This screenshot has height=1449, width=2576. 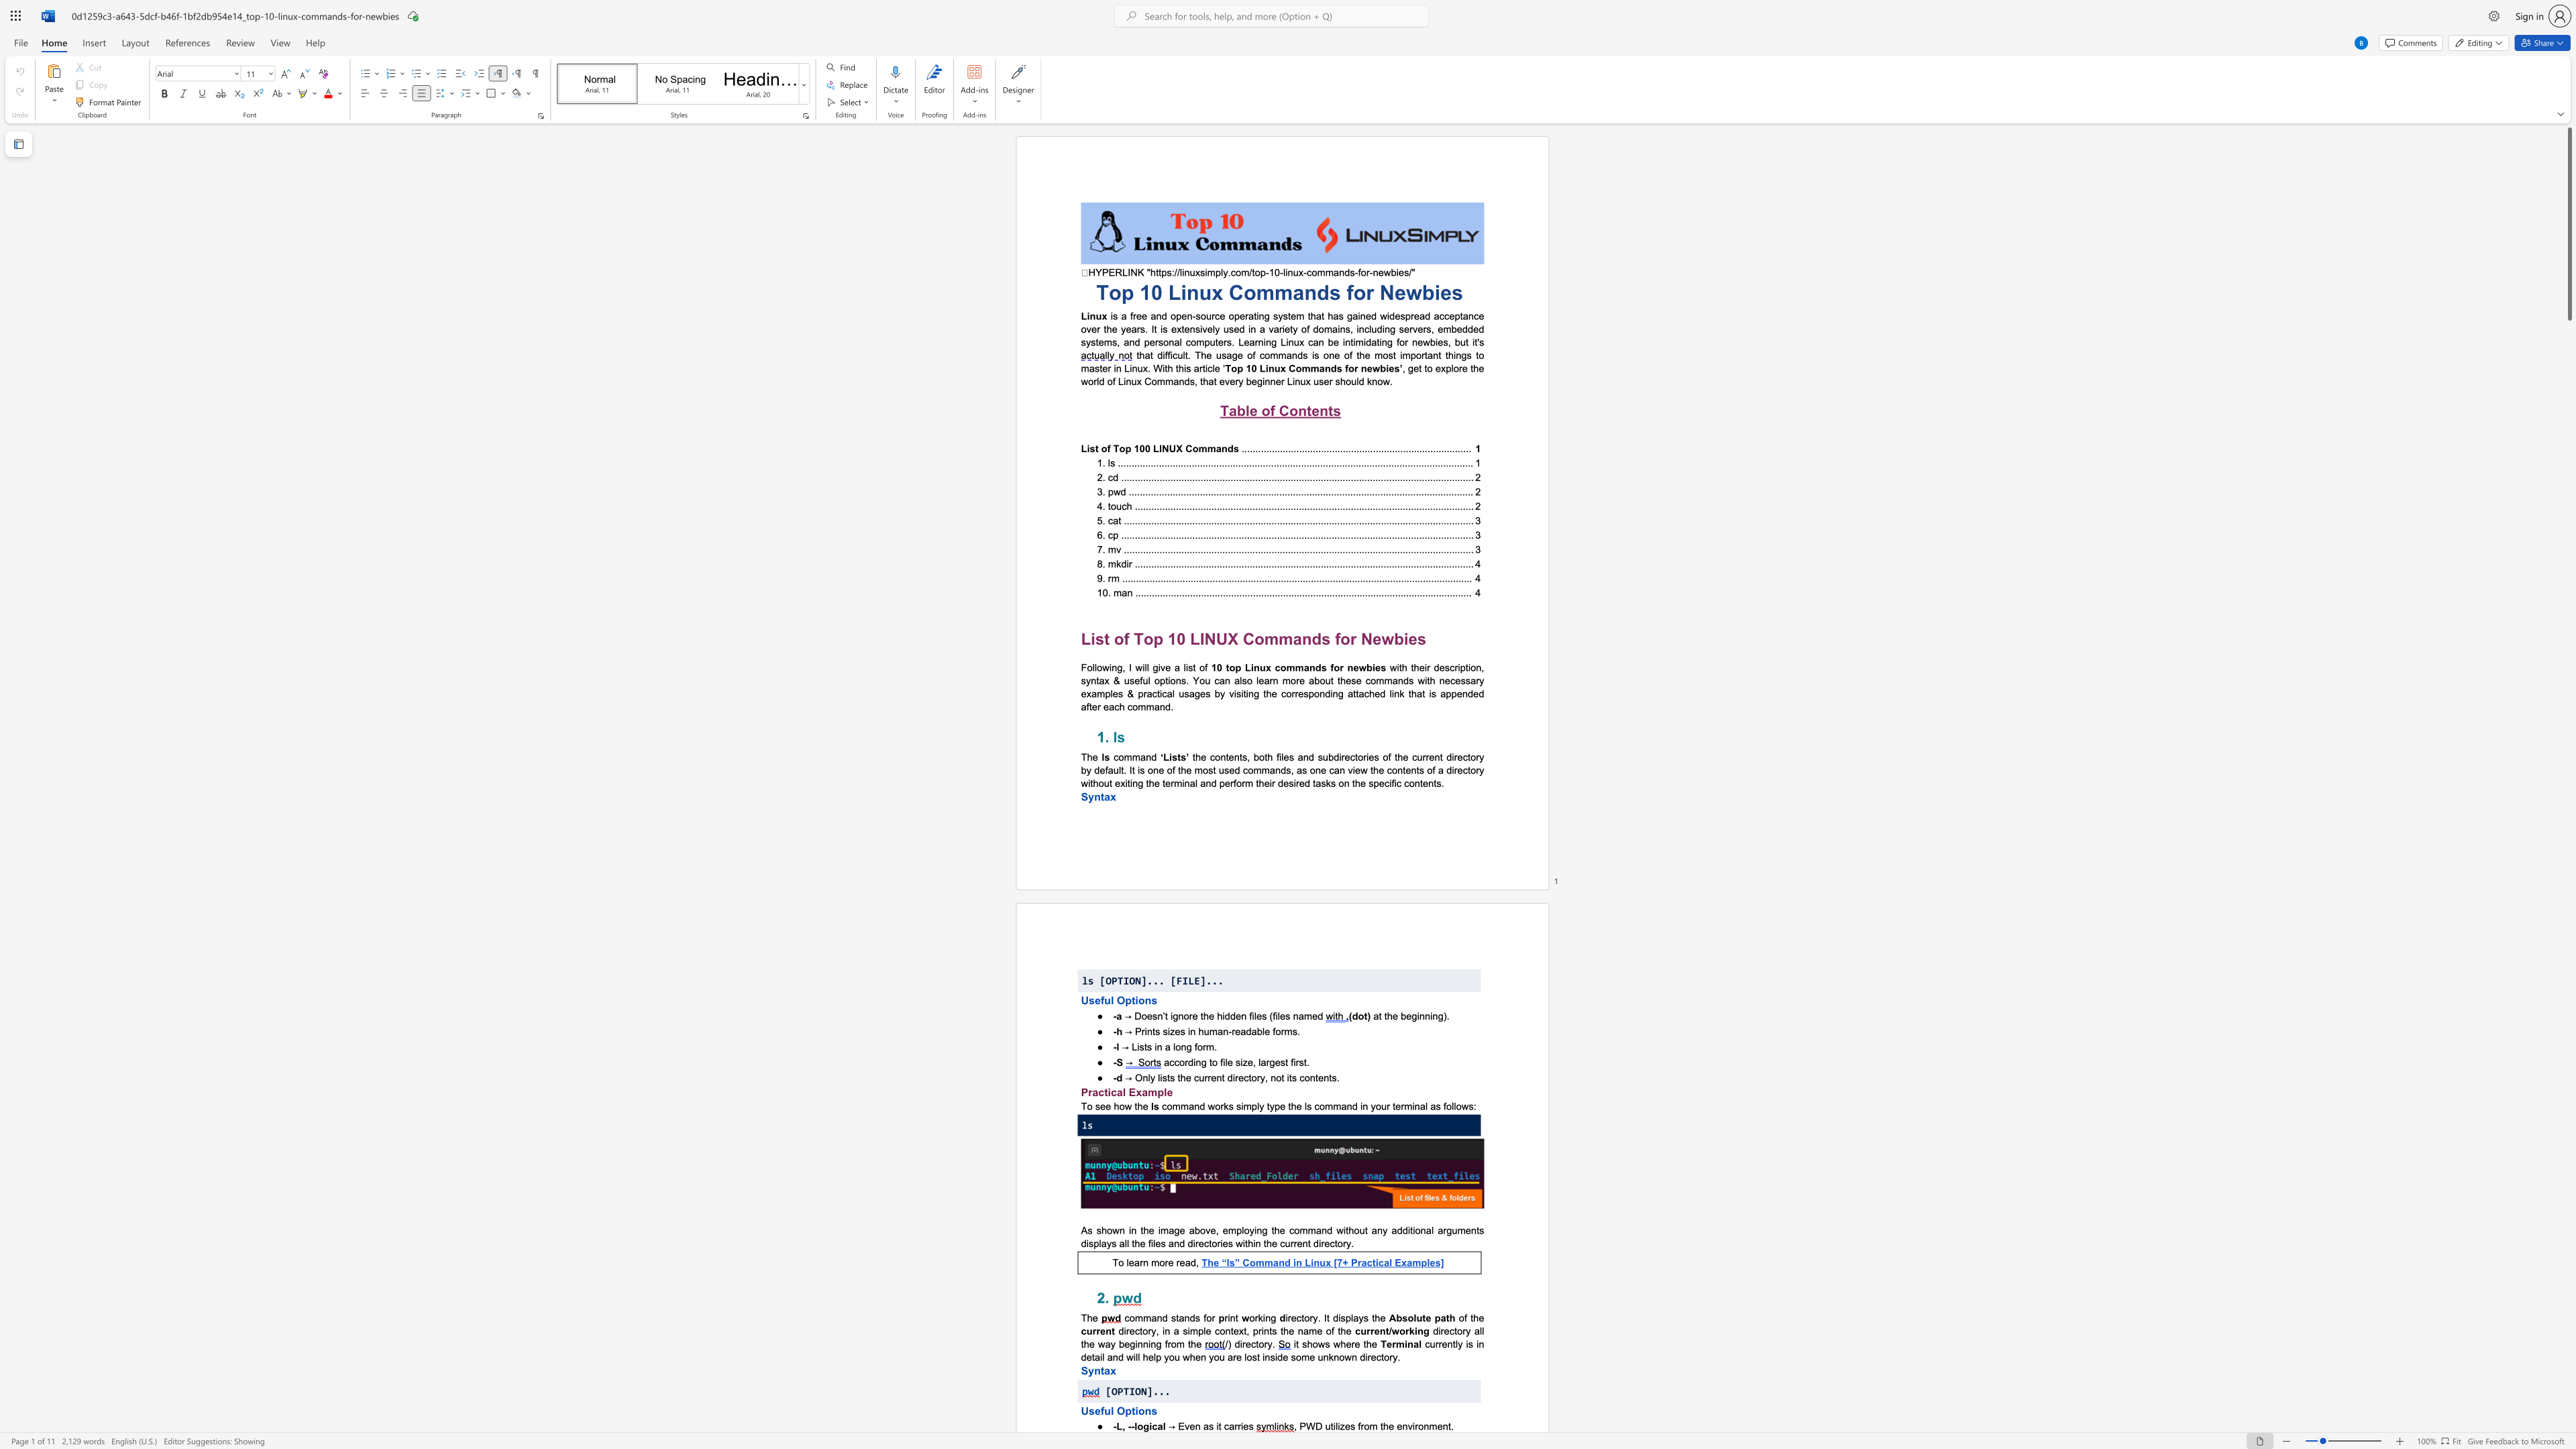 I want to click on the subset text "ands" within the text "Top 10 Linux Commands", so click(x=1319, y=368).